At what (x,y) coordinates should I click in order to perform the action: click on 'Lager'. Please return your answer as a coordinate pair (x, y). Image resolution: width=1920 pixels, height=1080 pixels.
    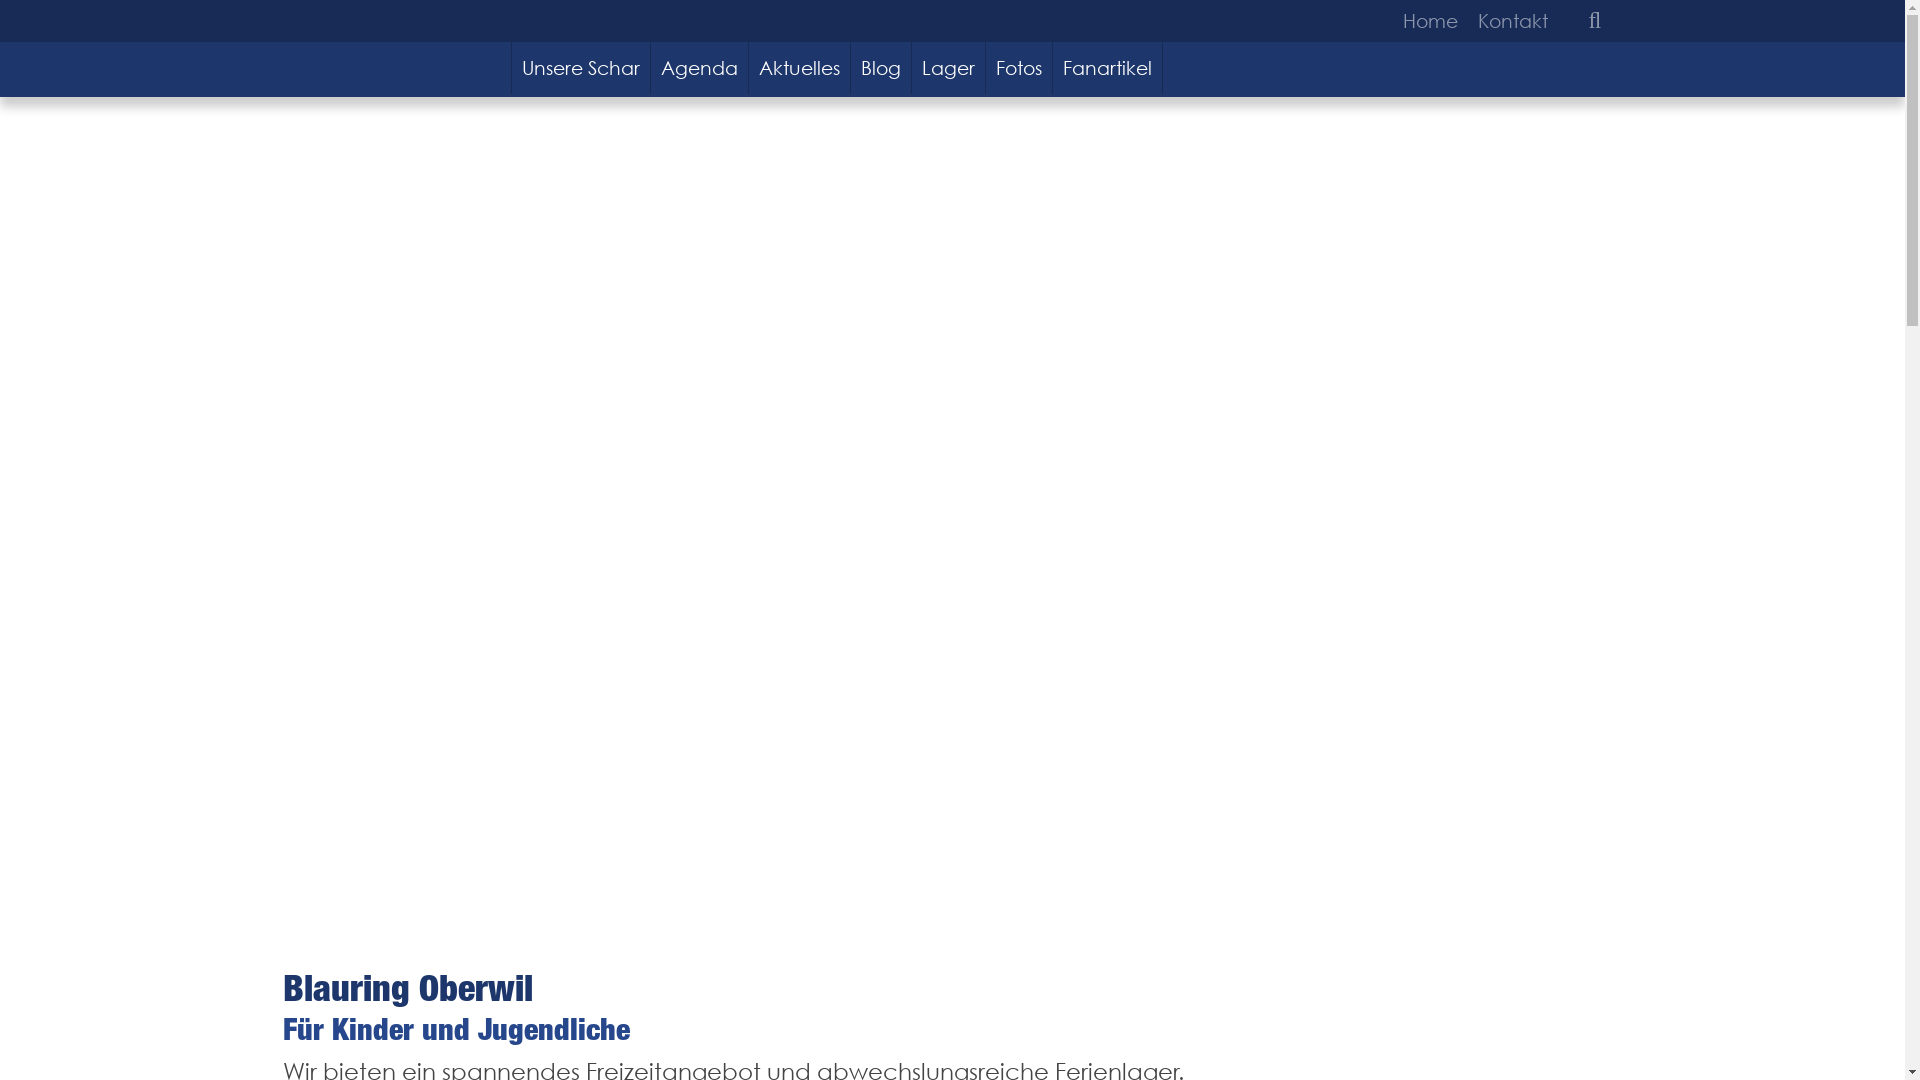
    Looking at the image, I should click on (948, 67).